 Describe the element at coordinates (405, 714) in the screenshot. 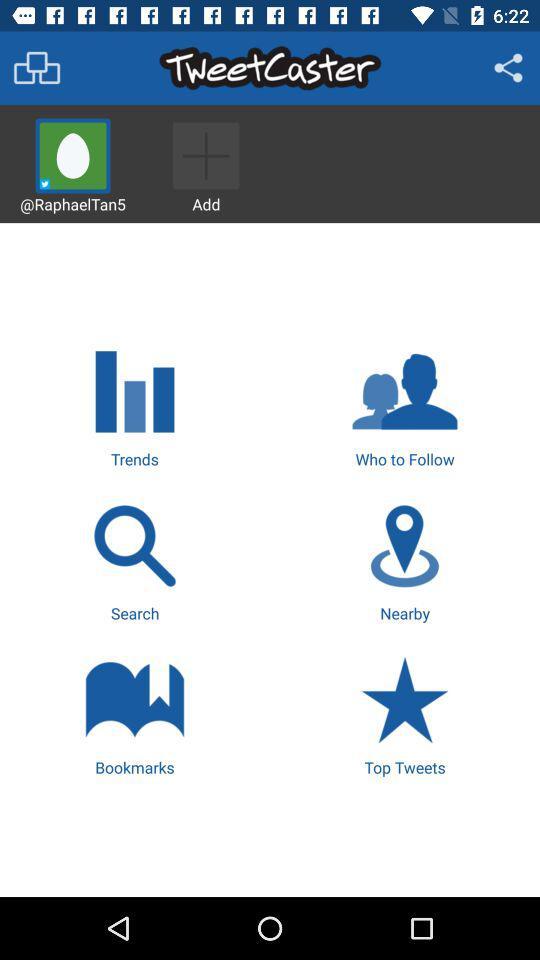

I see `the item at the bottom right corner` at that location.